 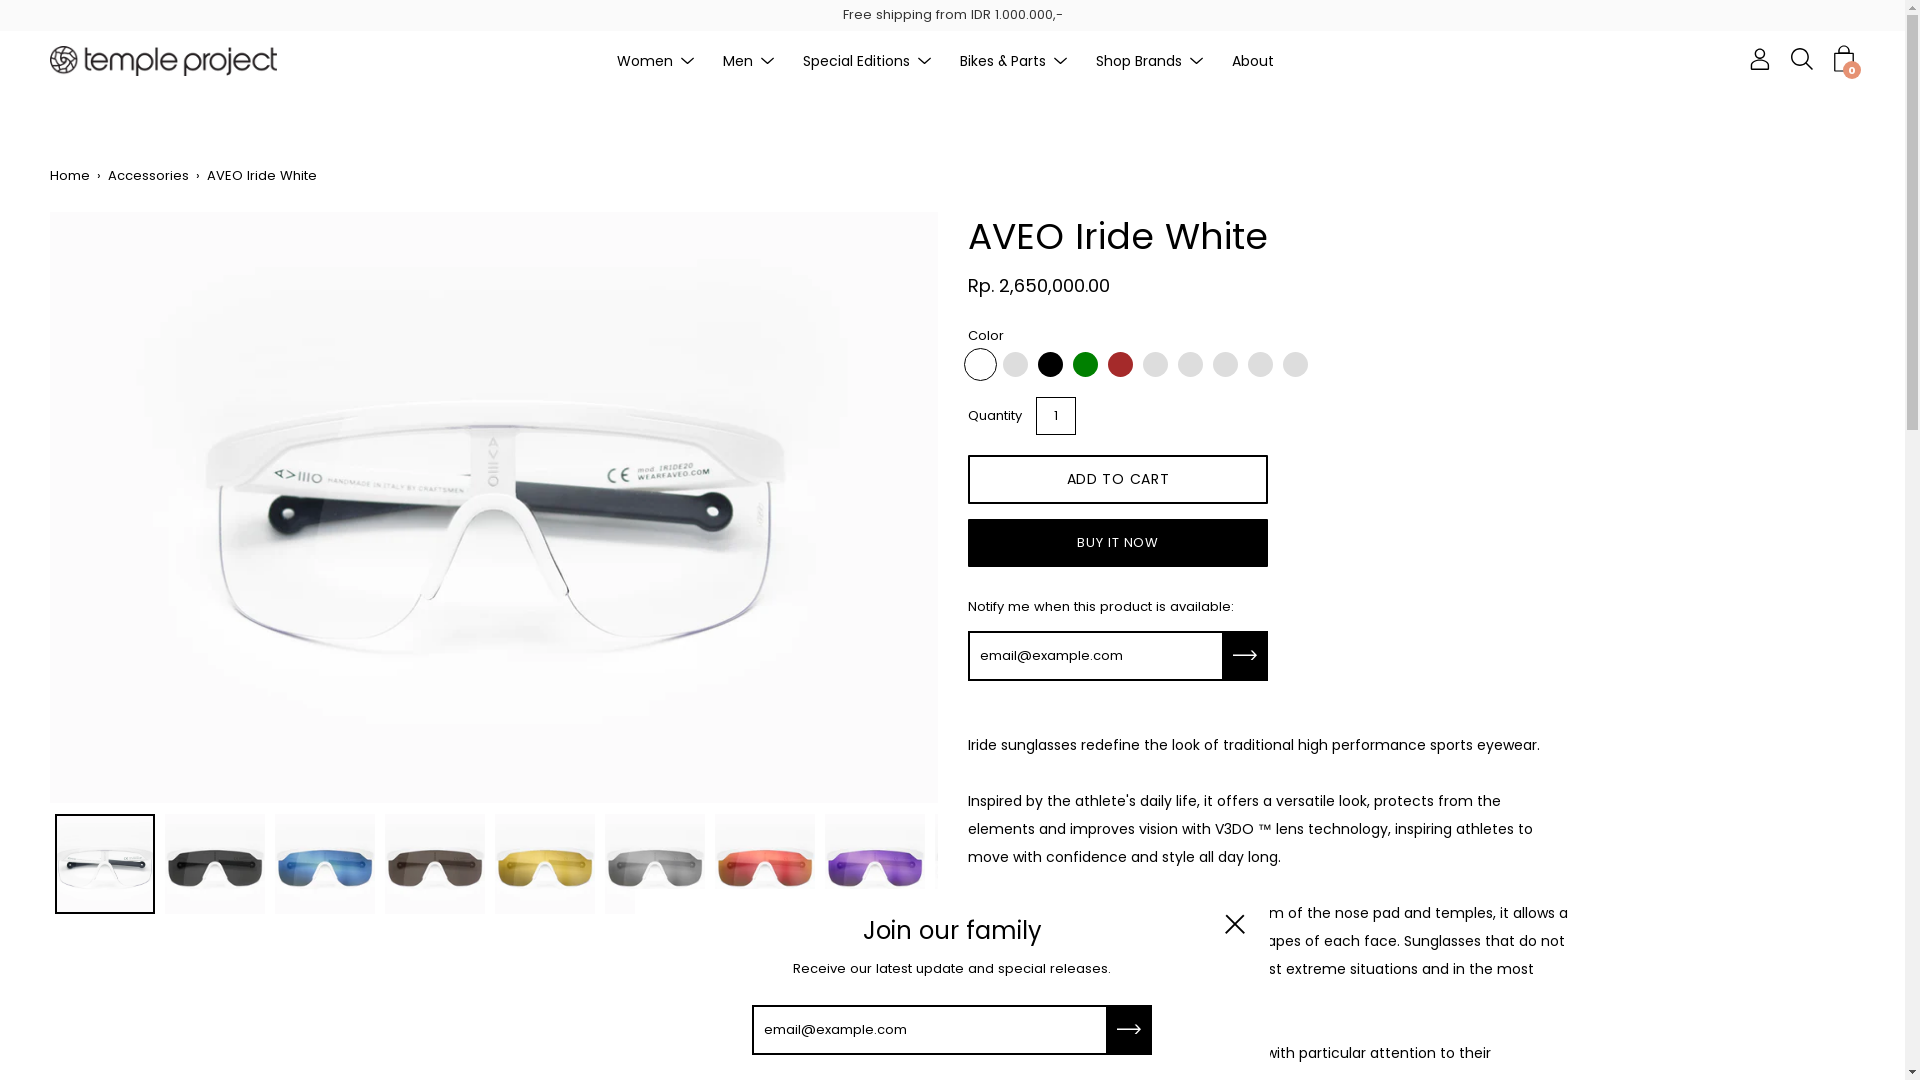 What do you see at coordinates (151, 175) in the screenshot?
I see `'Accessories'` at bounding box center [151, 175].